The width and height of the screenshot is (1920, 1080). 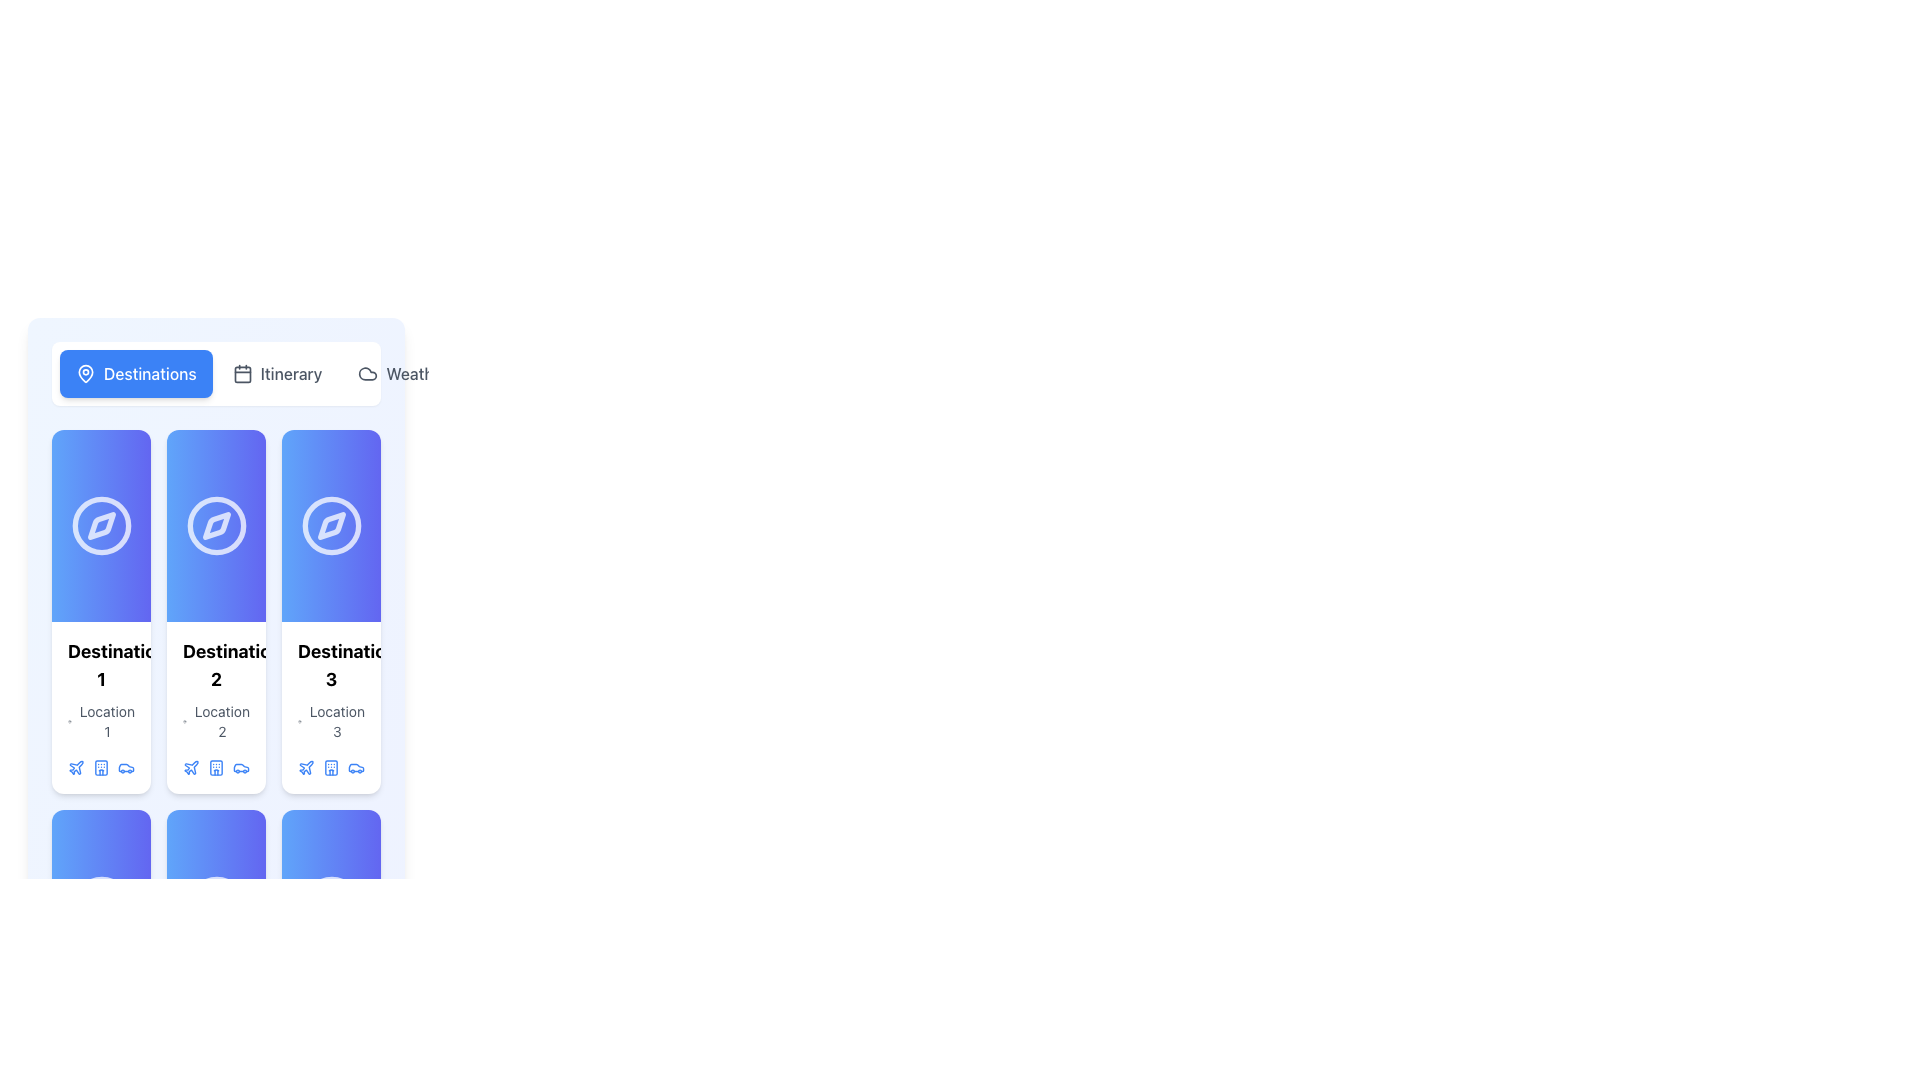 What do you see at coordinates (216, 524) in the screenshot?
I see `the second compass icon from the left in the 'Destinations' tab, which is centered inside its rounded rectangular card` at bounding box center [216, 524].